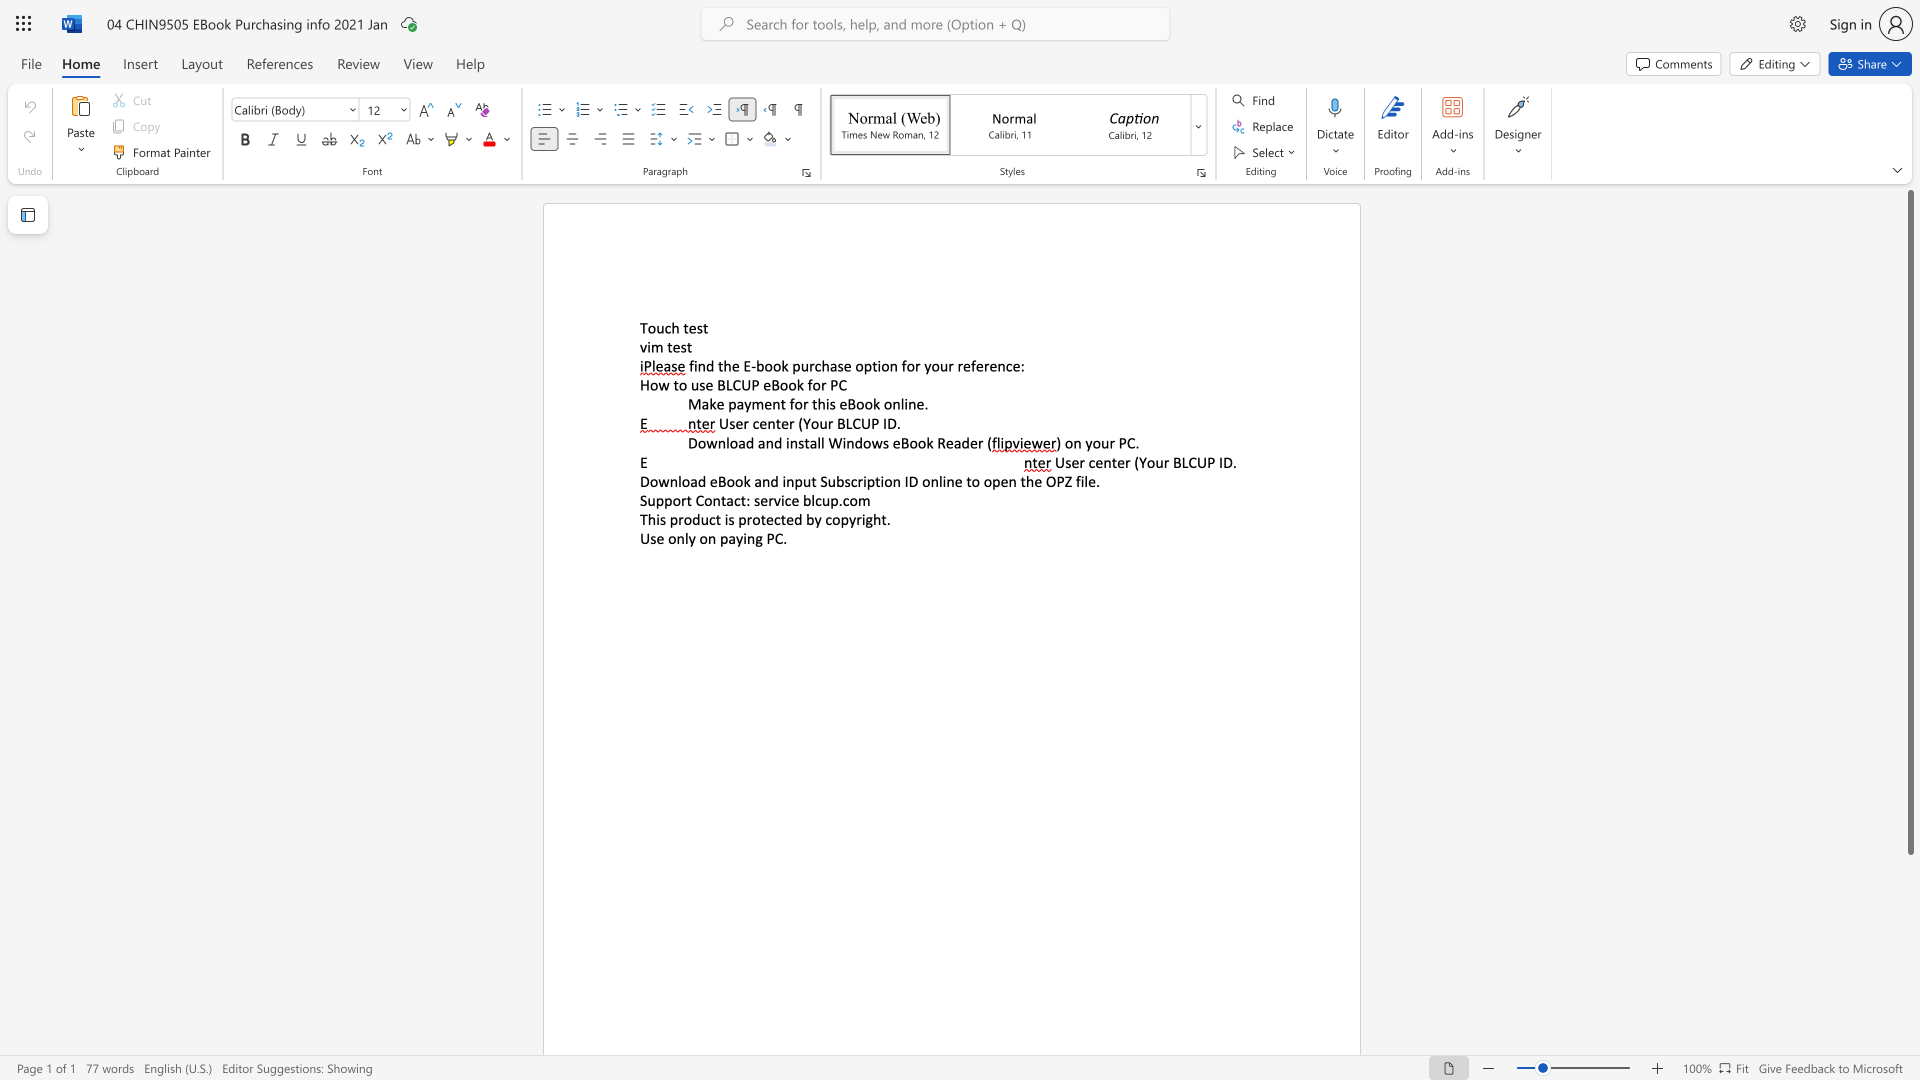  What do you see at coordinates (1104, 442) in the screenshot?
I see `the 1th character "u" in the text` at bounding box center [1104, 442].